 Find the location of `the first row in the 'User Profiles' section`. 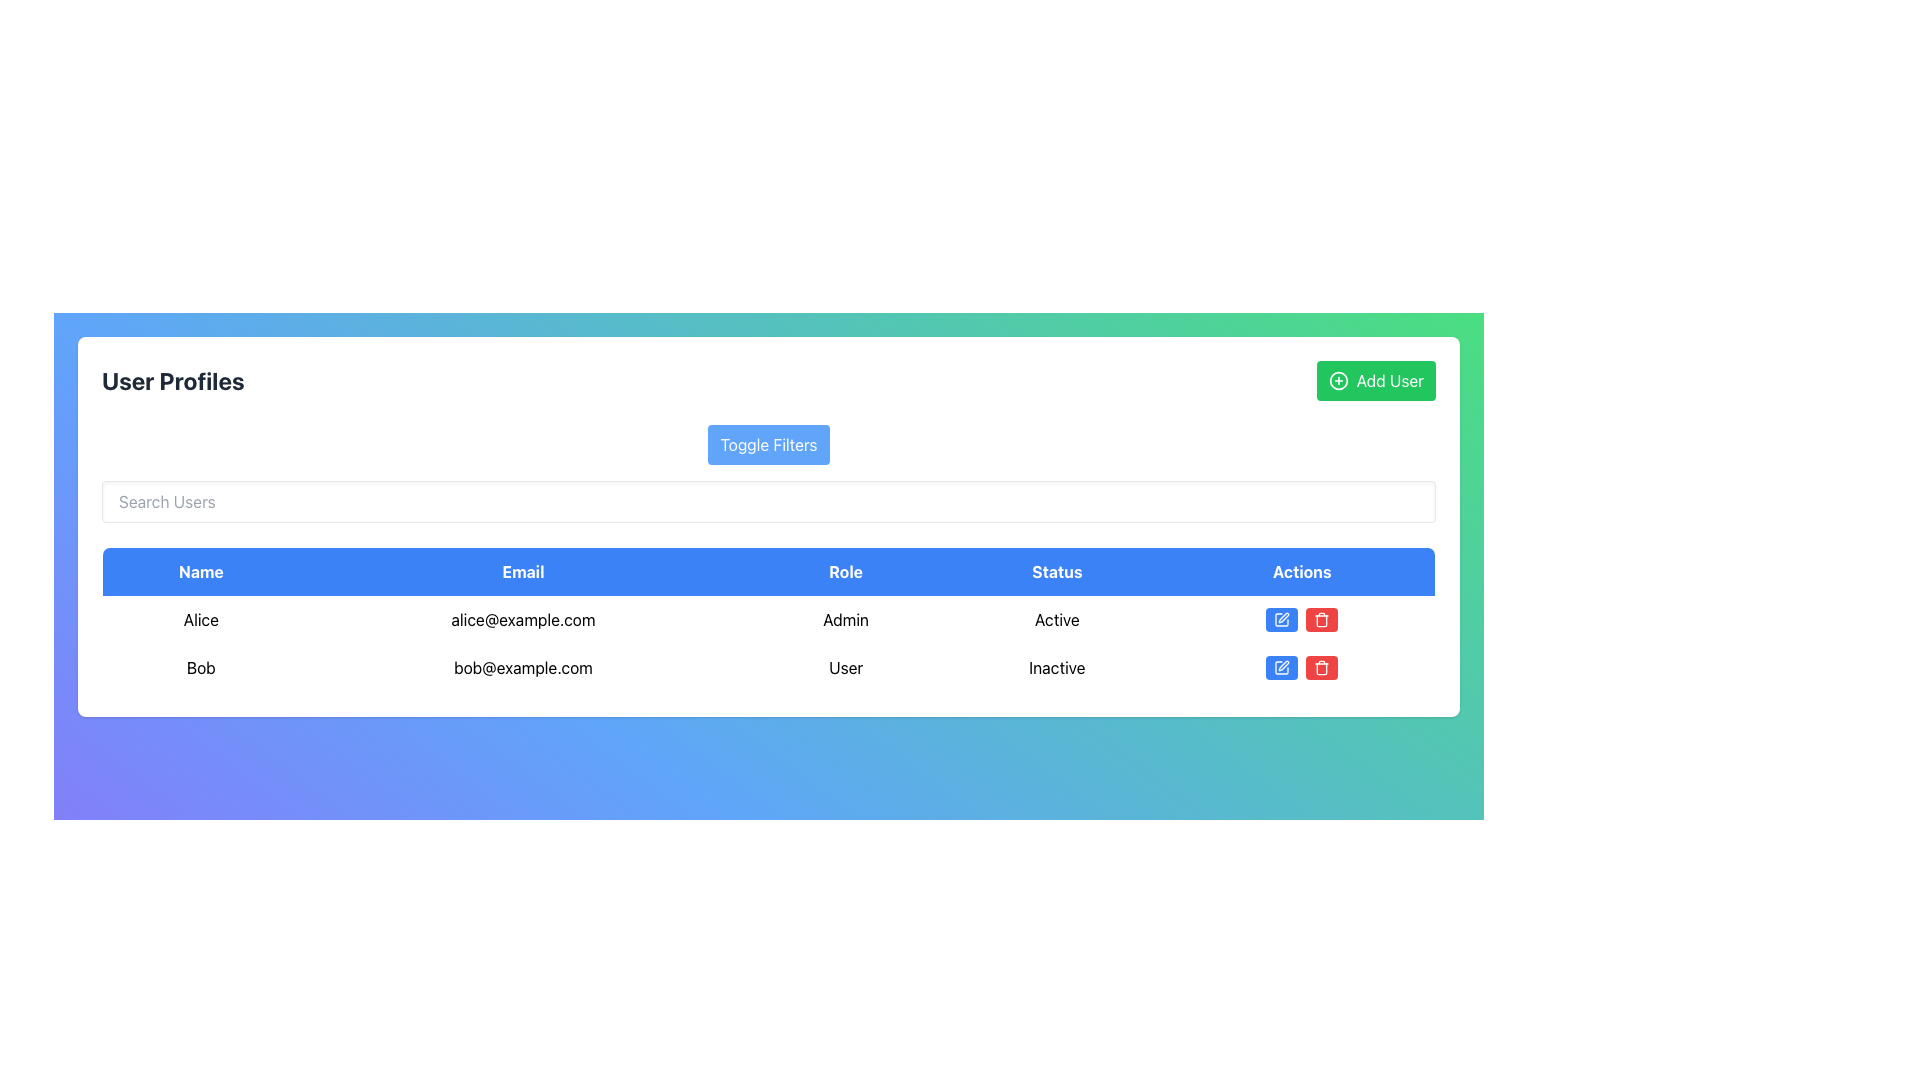

the first row in the 'User Profiles' section is located at coordinates (767, 619).